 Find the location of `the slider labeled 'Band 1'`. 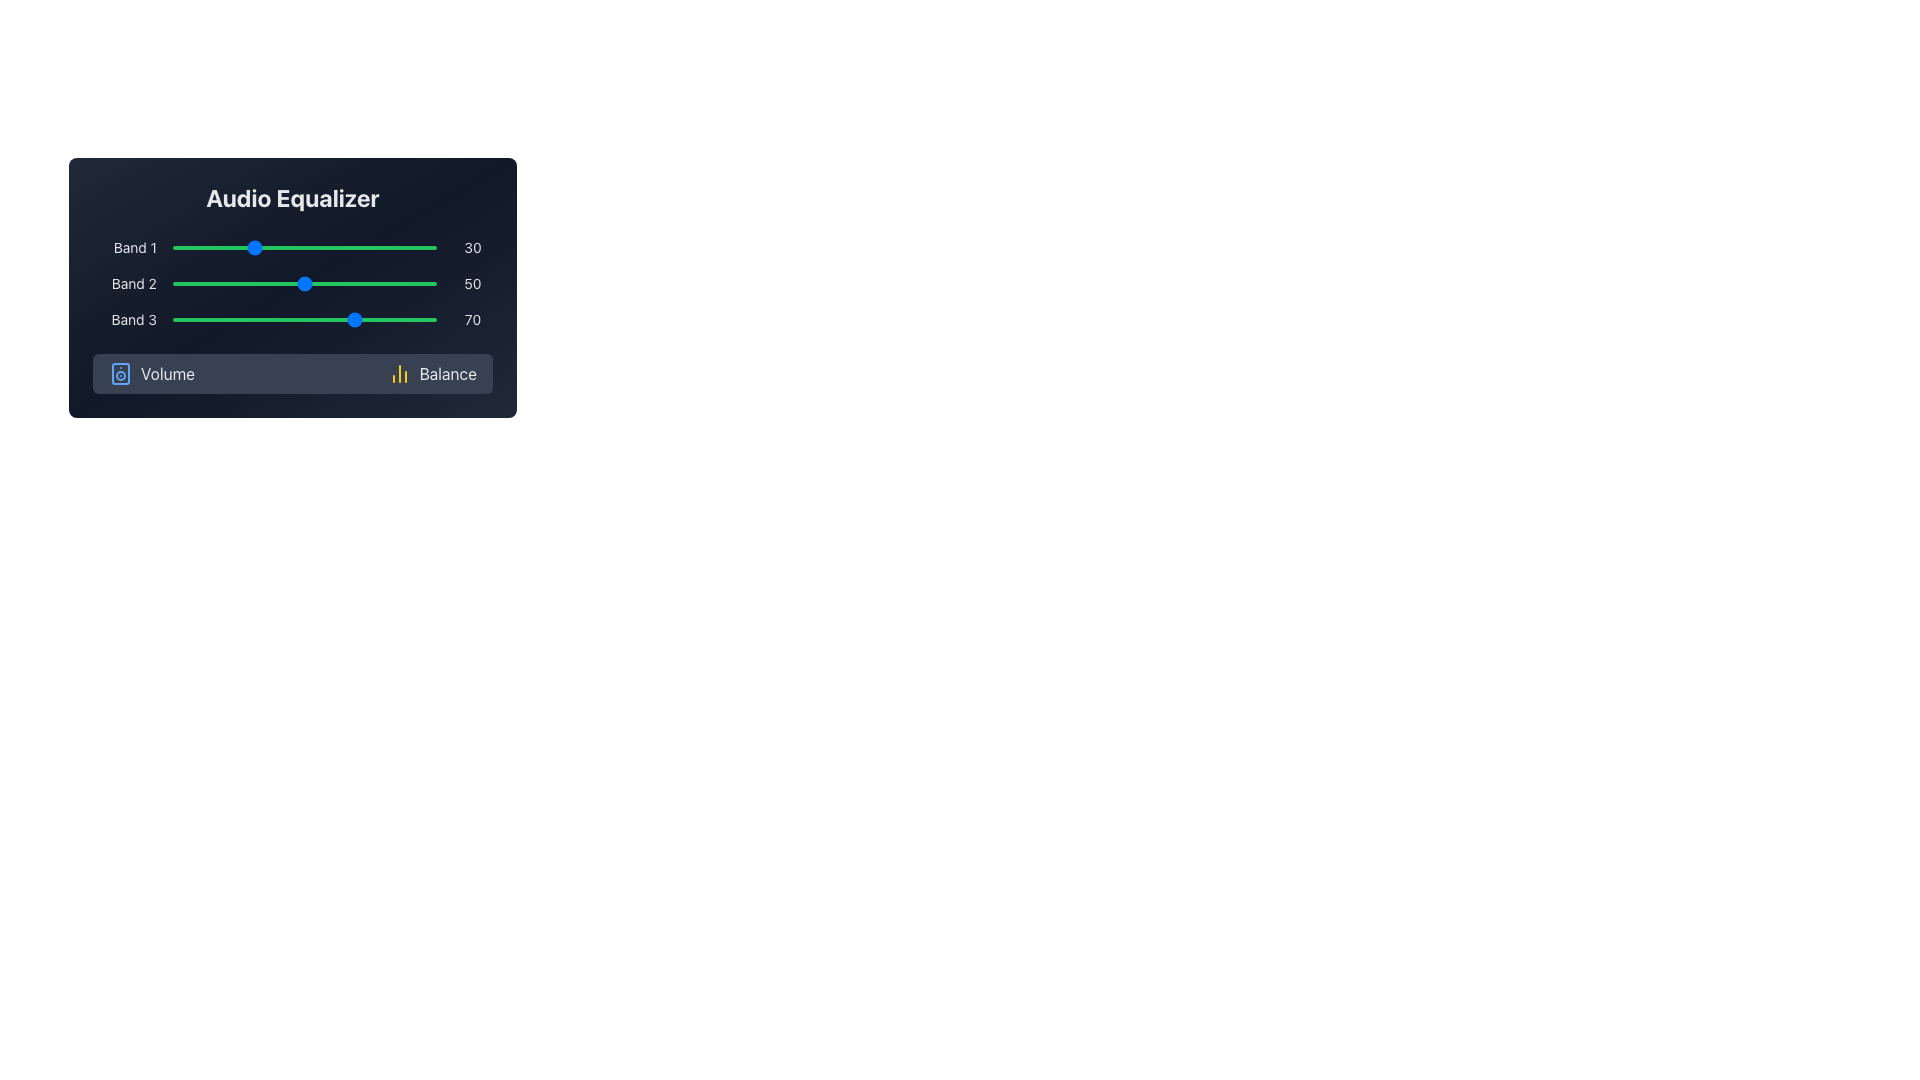

the slider labeled 'Band 1' is located at coordinates (363, 246).